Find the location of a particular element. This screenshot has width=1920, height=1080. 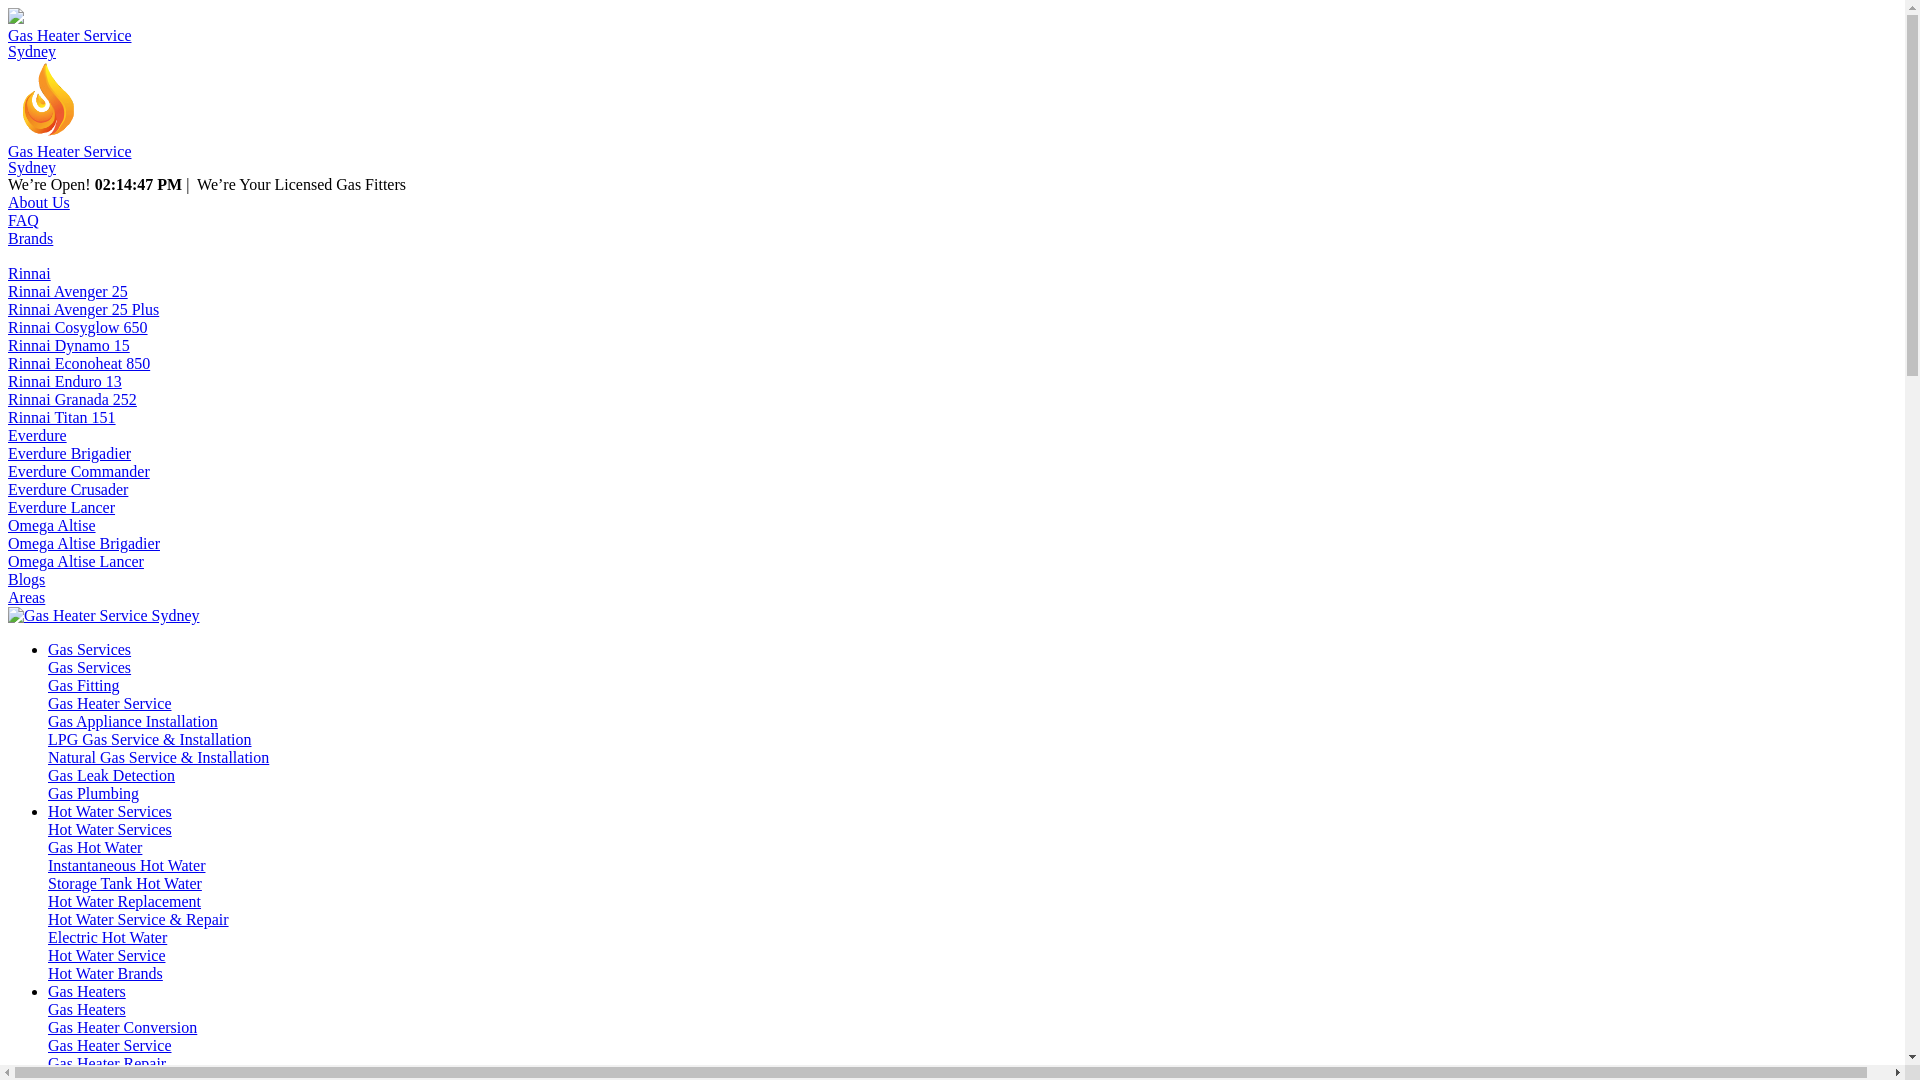

'Rinnai Econoheat 850' is located at coordinates (78, 363).